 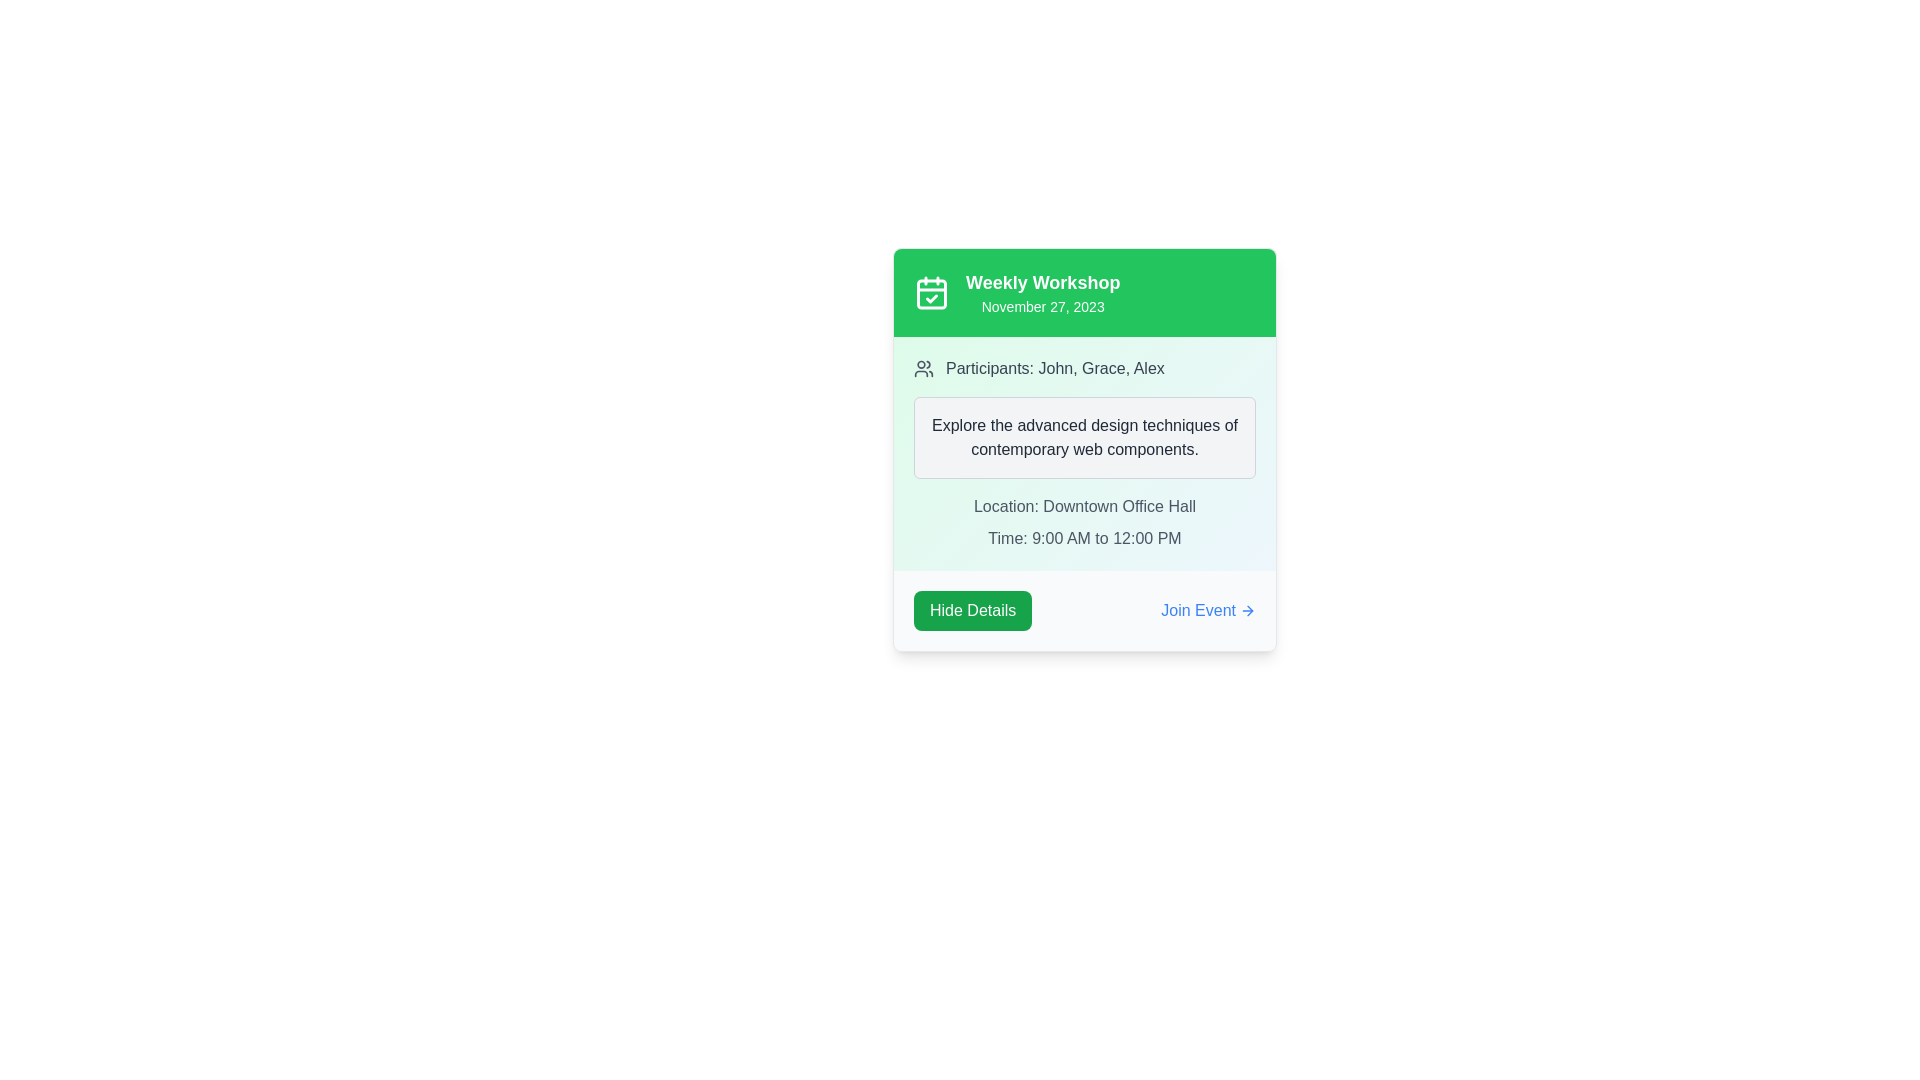 What do you see at coordinates (923, 369) in the screenshot?
I see `the compact icon representing a group of people, which is outlined in dark gray and positioned to the left of the text label 'Participants: John, Grace, Alex'` at bounding box center [923, 369].